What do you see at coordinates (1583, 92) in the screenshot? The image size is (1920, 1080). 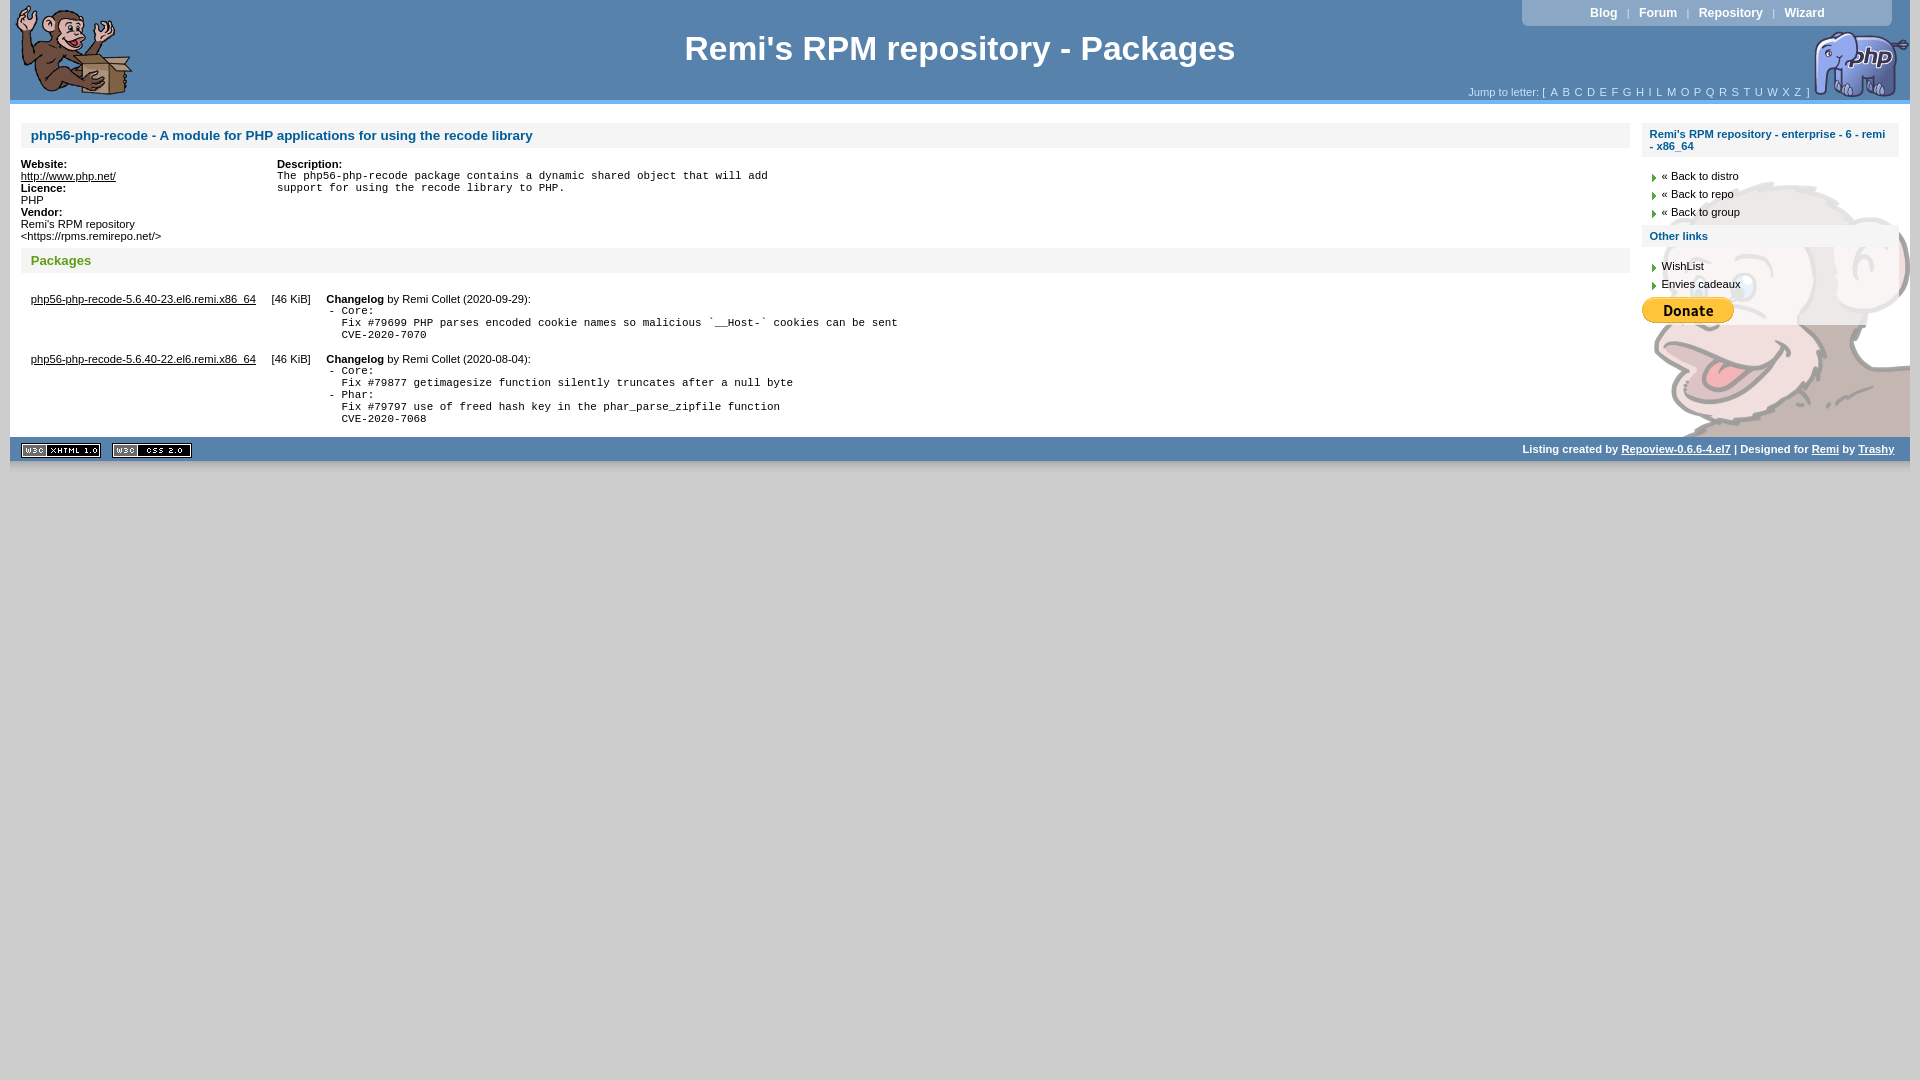 I see `'D'` at bounding box center [1583, 92].